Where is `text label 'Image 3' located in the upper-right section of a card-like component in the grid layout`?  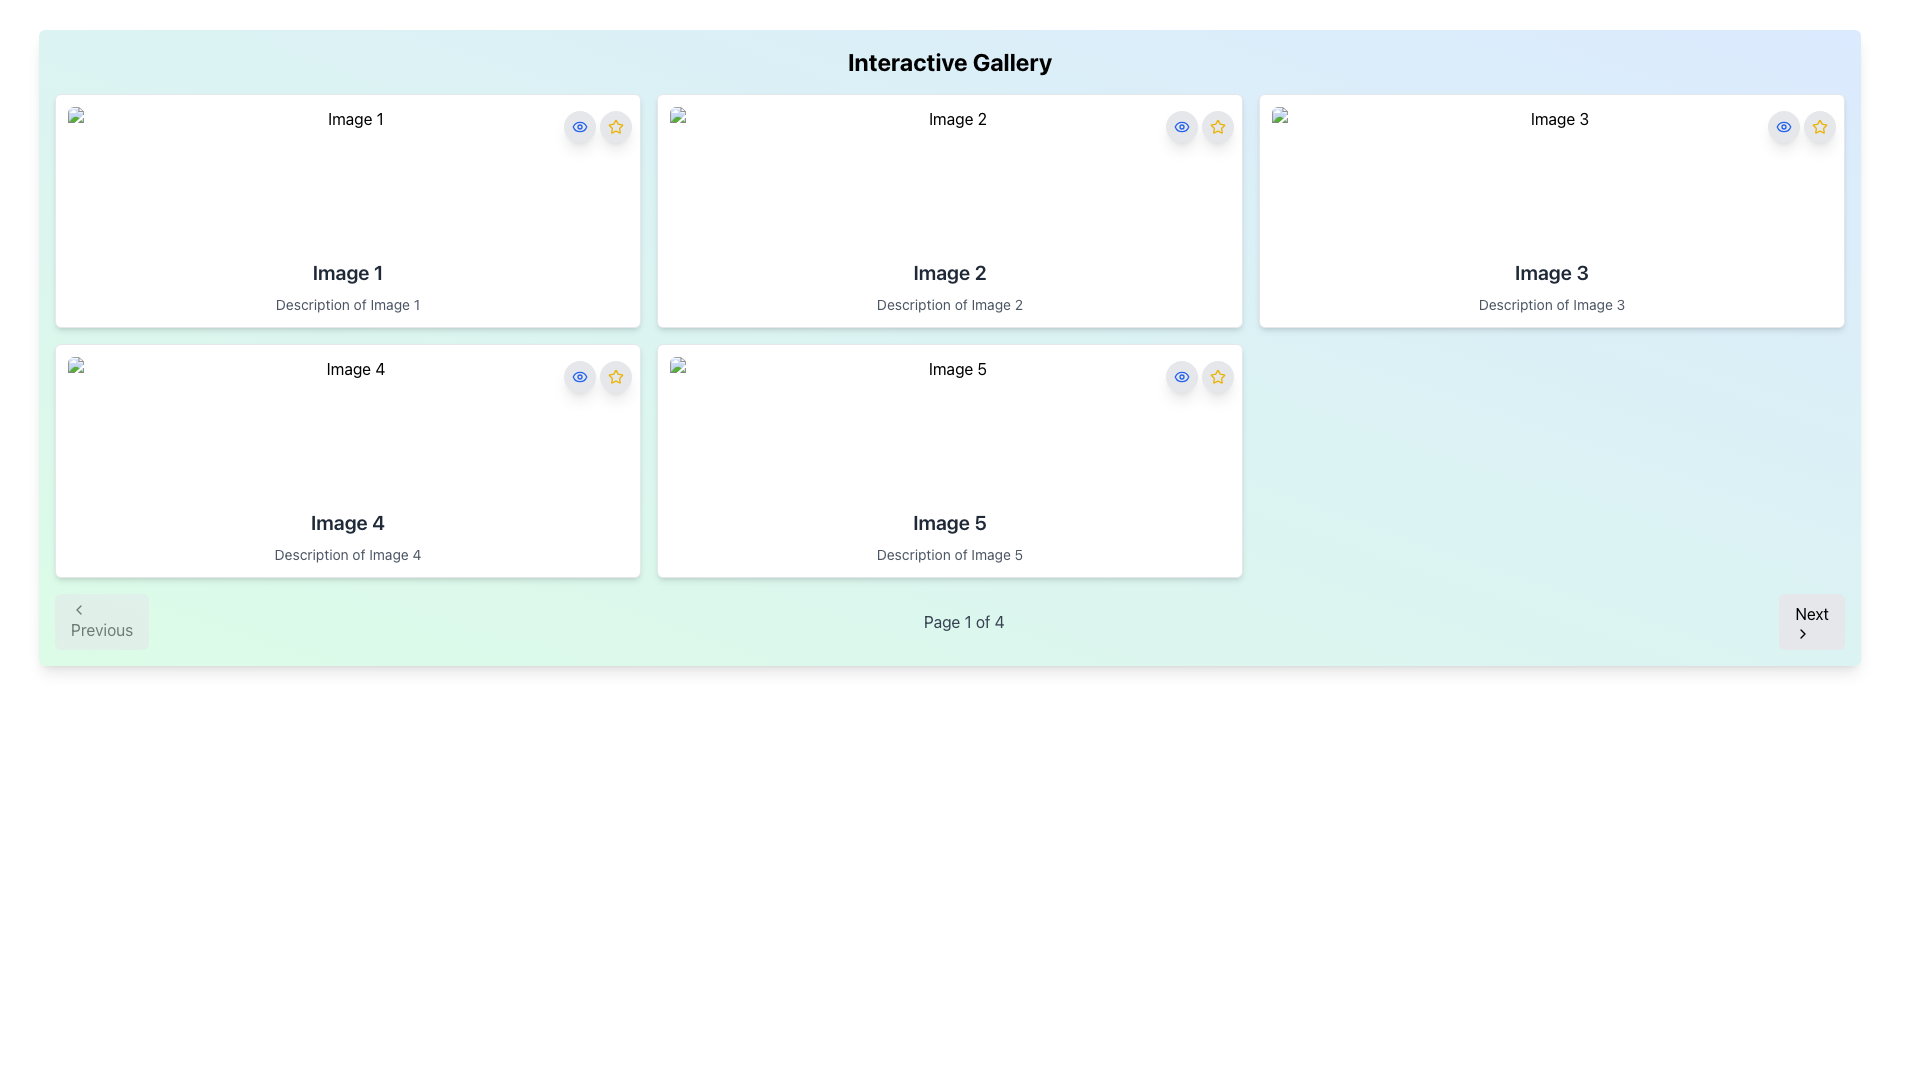
text label 'Image 3' located in the upper-right section of a card-like component in the grid layout is located at coordinates (1550, 273).